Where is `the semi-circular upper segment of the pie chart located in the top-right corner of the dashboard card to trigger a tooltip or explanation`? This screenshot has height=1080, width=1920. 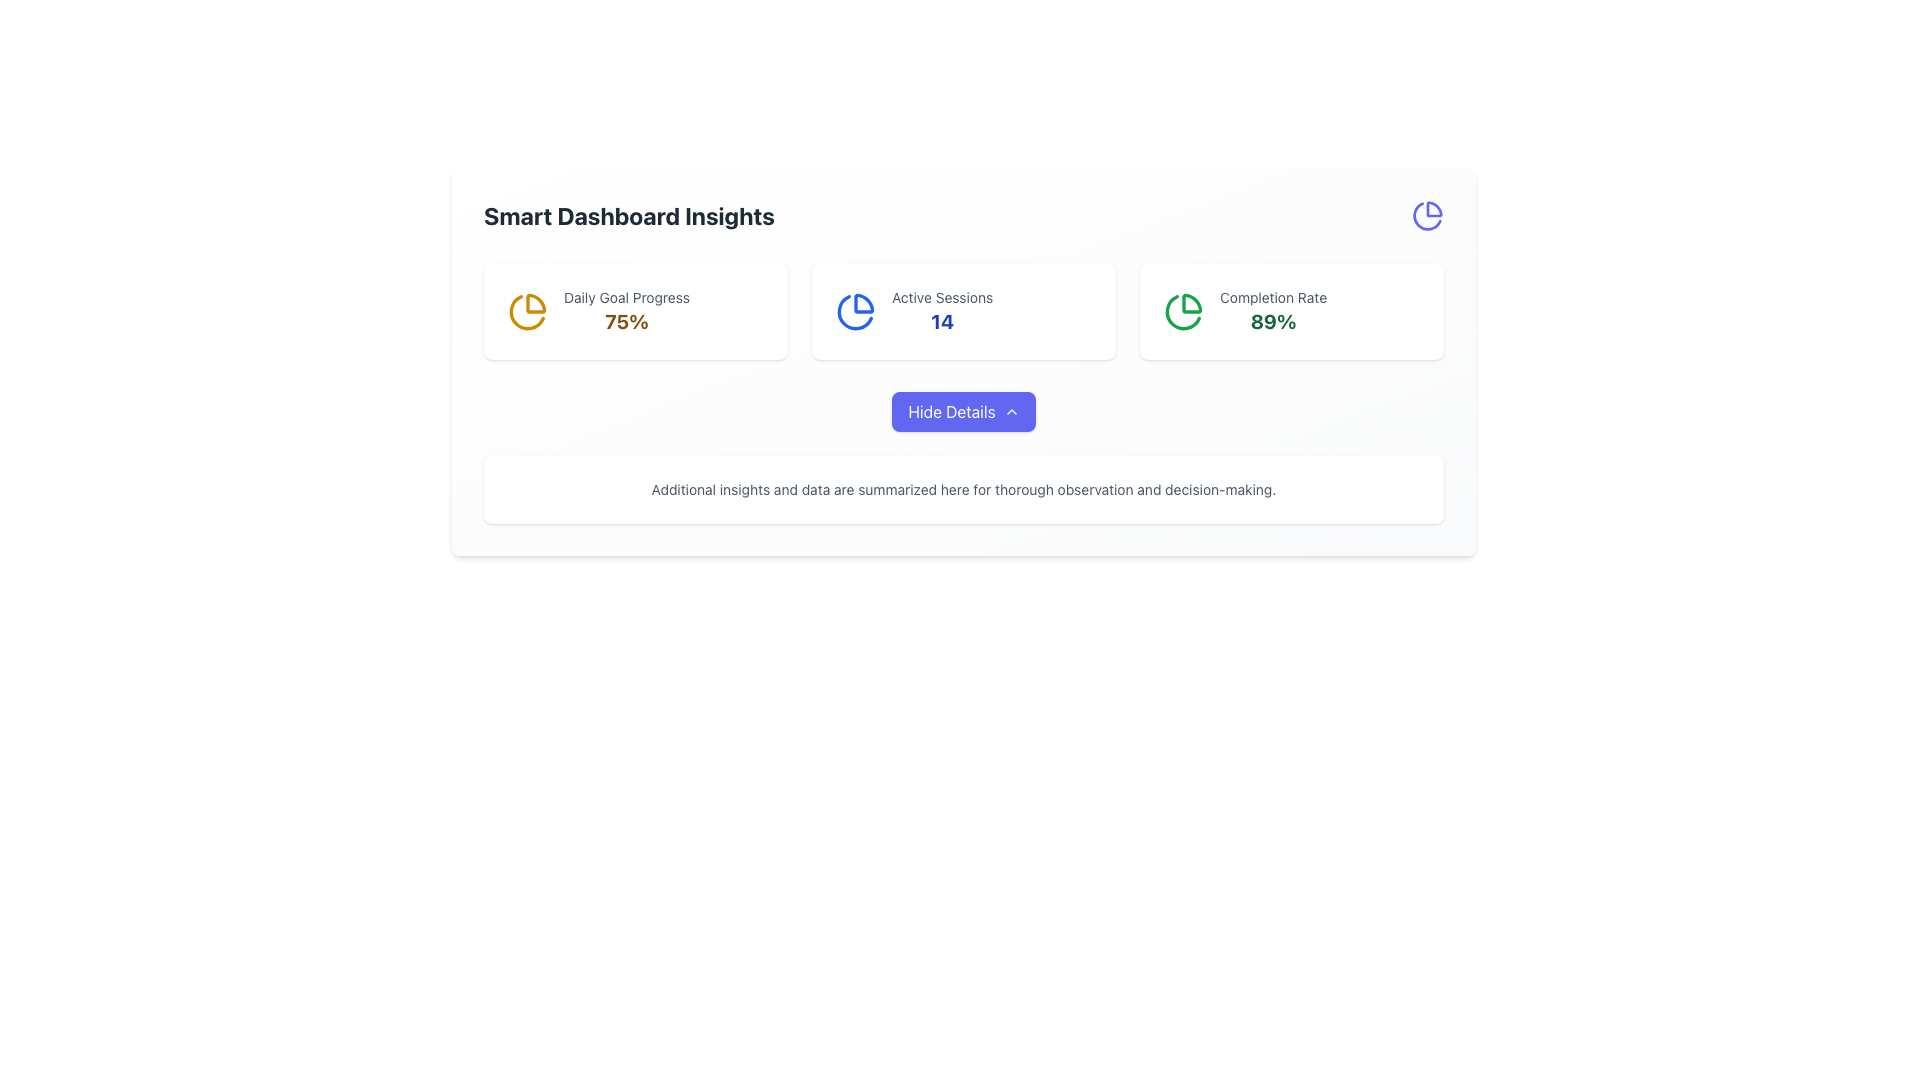
the semi-circular upper segment of the pie chart located in the top-right corner of the dashboard card to trigger a tooltip or explanation is located at coordinates (1433, 209).